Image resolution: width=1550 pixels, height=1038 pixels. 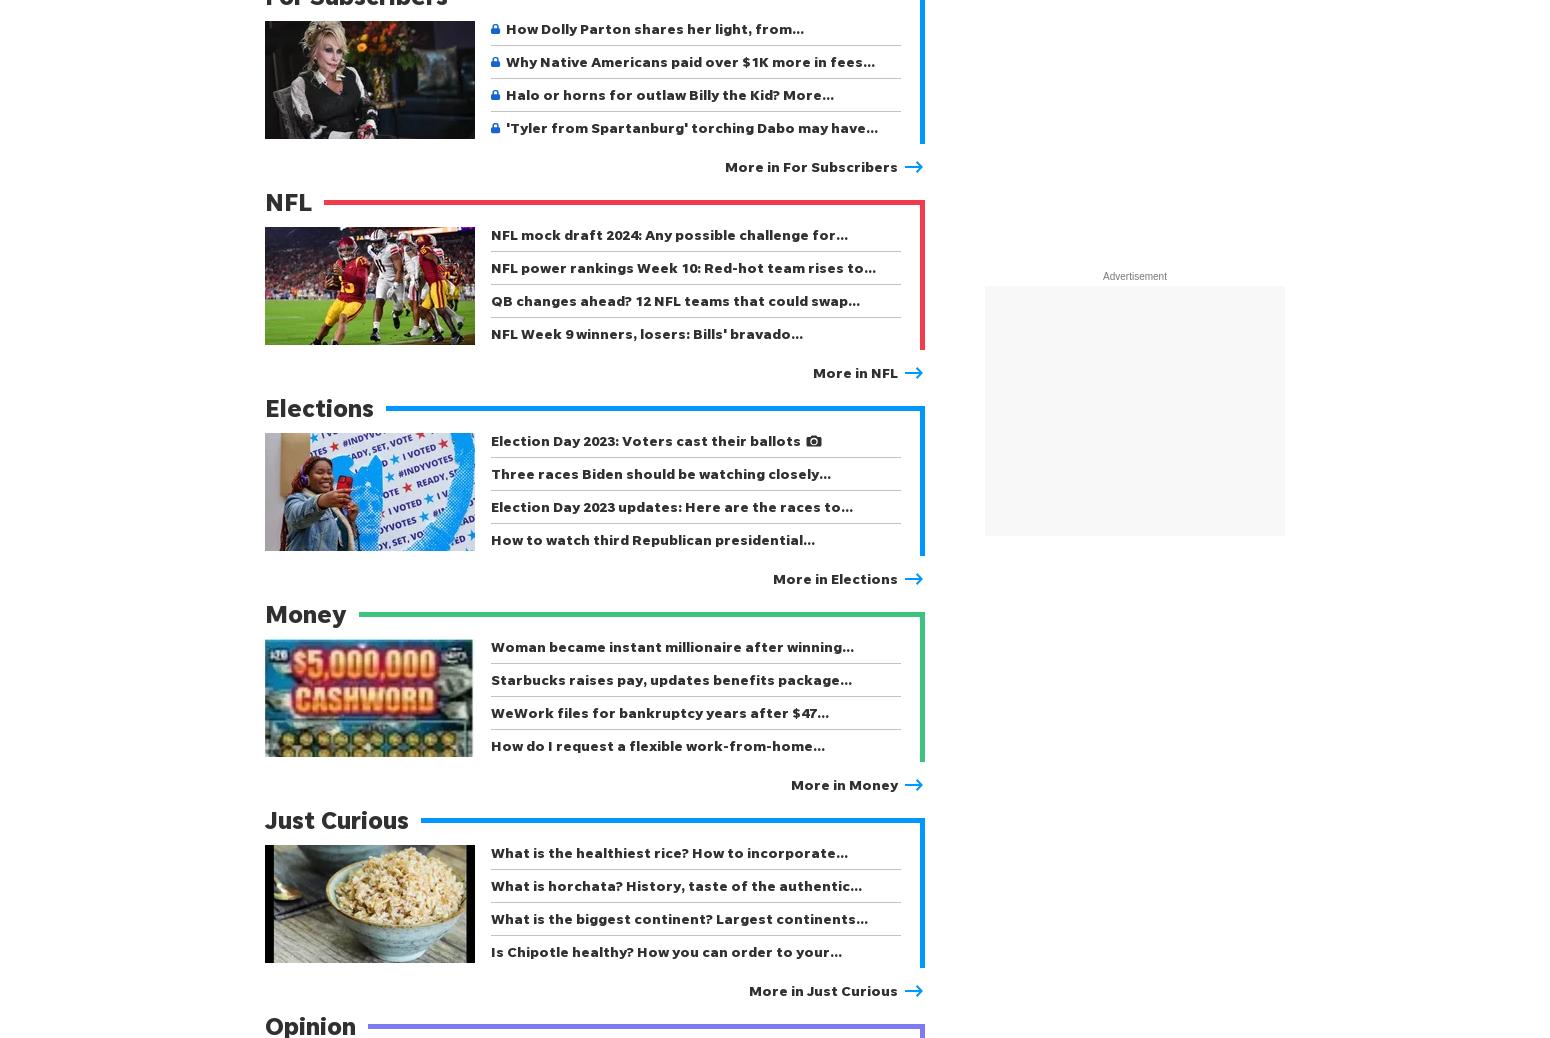 I want to click on 'What is horchata? History, taste of the authentic…', so click(x=675, y=885).